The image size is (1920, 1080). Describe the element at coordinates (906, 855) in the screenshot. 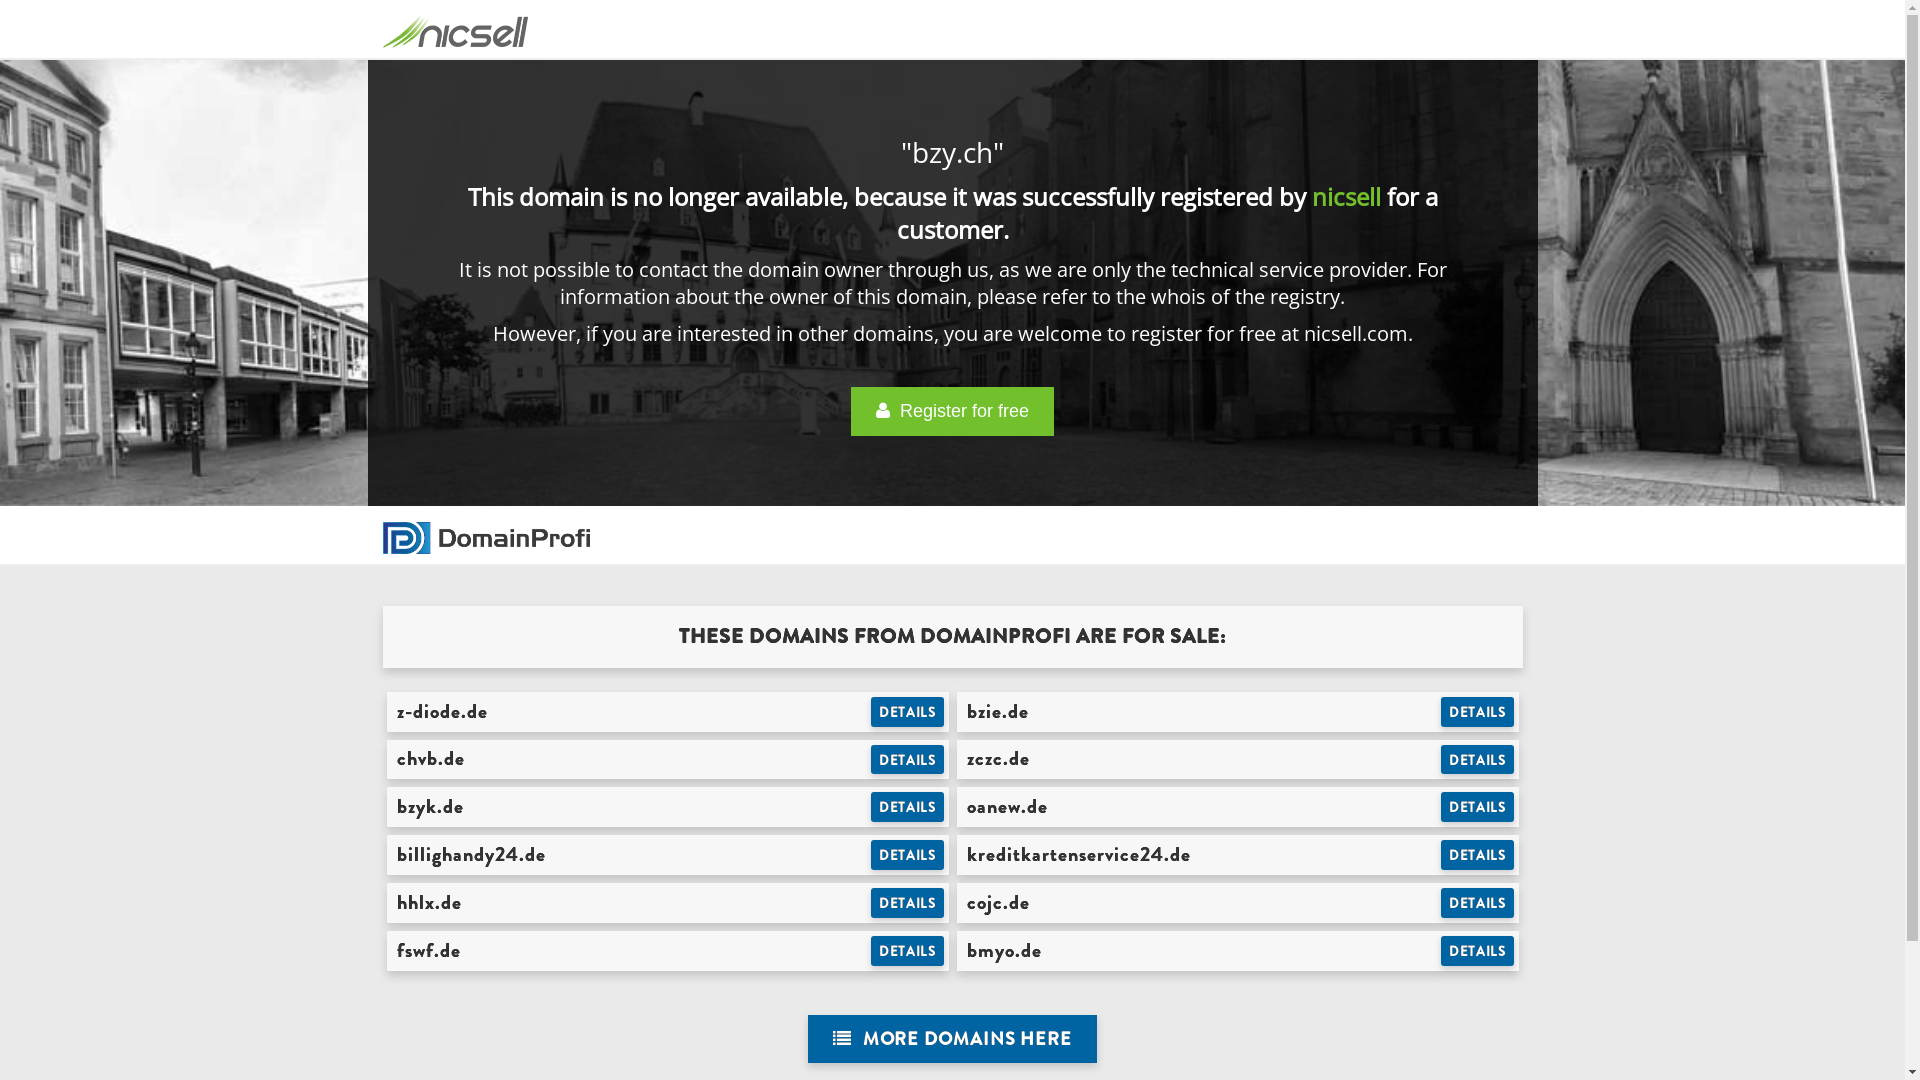

I see `'DETAILS'` at that location.